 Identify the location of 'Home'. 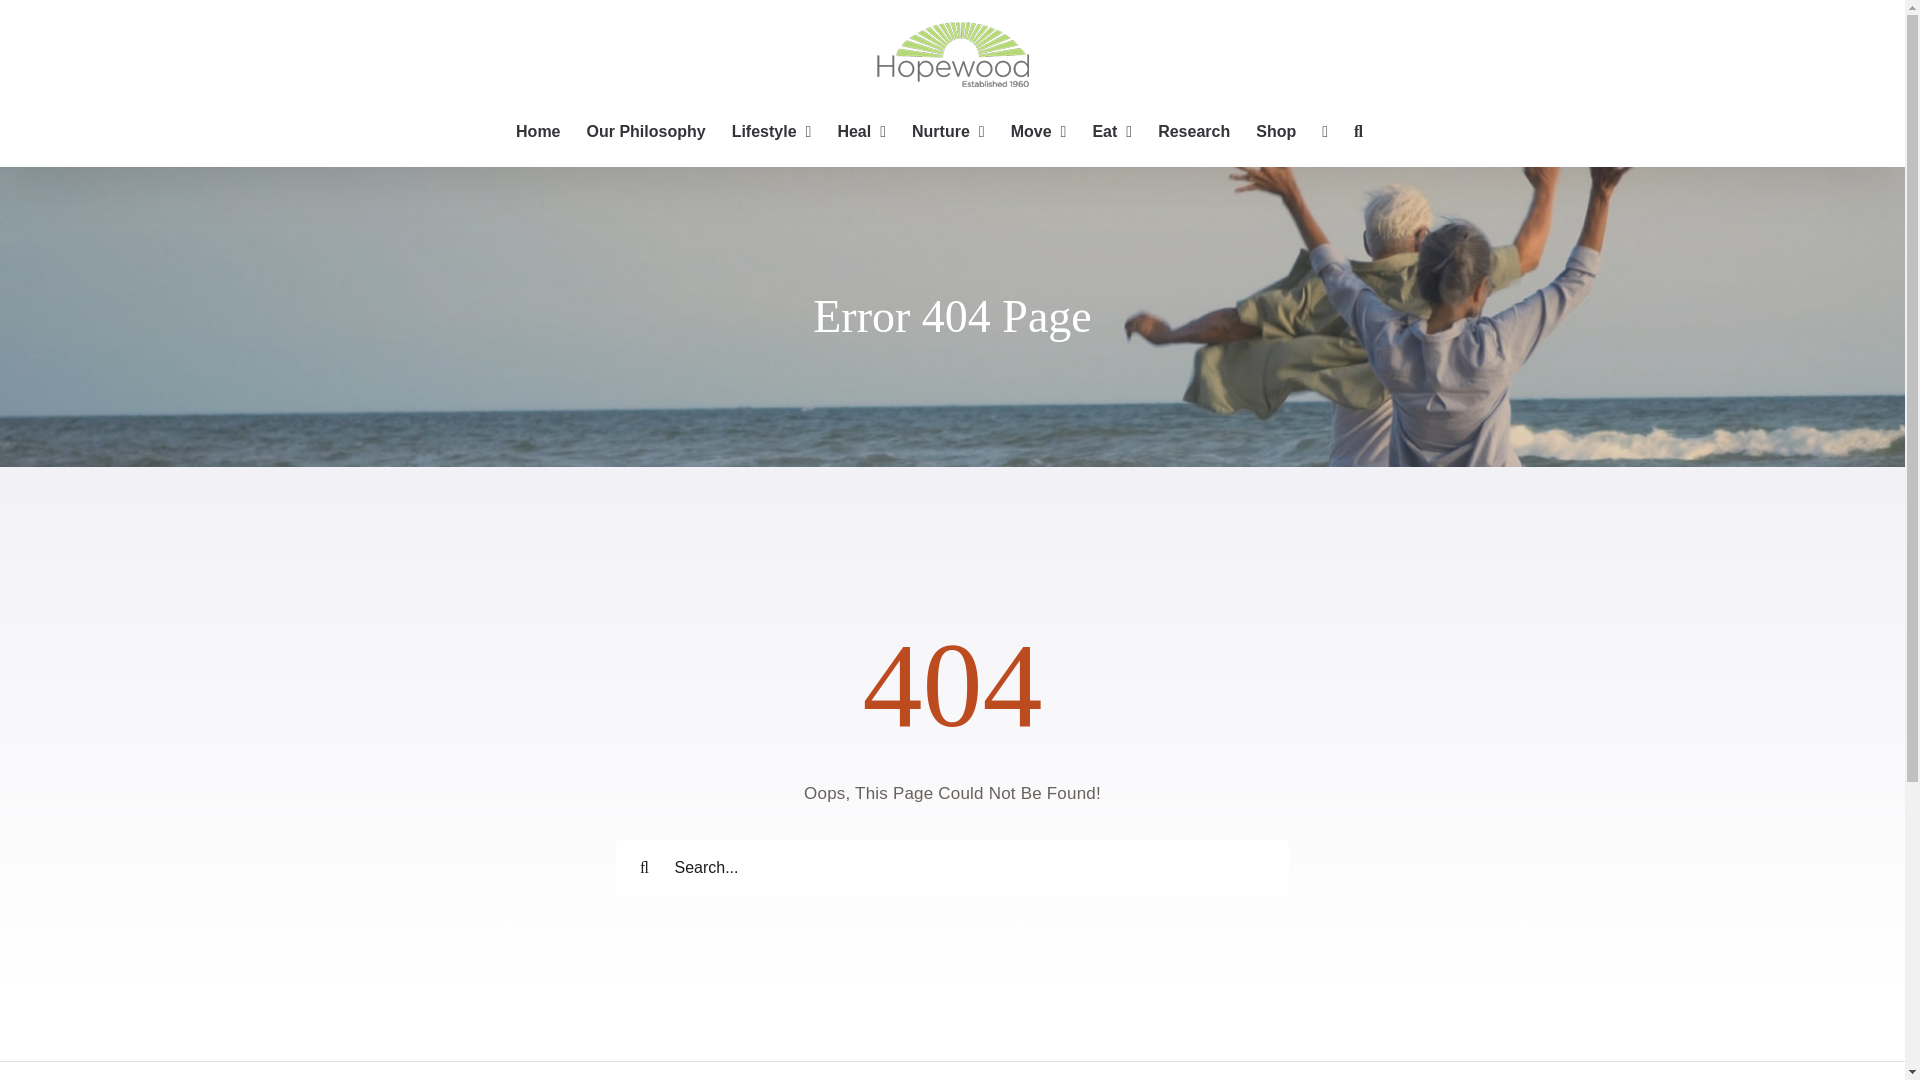
(537, 131).